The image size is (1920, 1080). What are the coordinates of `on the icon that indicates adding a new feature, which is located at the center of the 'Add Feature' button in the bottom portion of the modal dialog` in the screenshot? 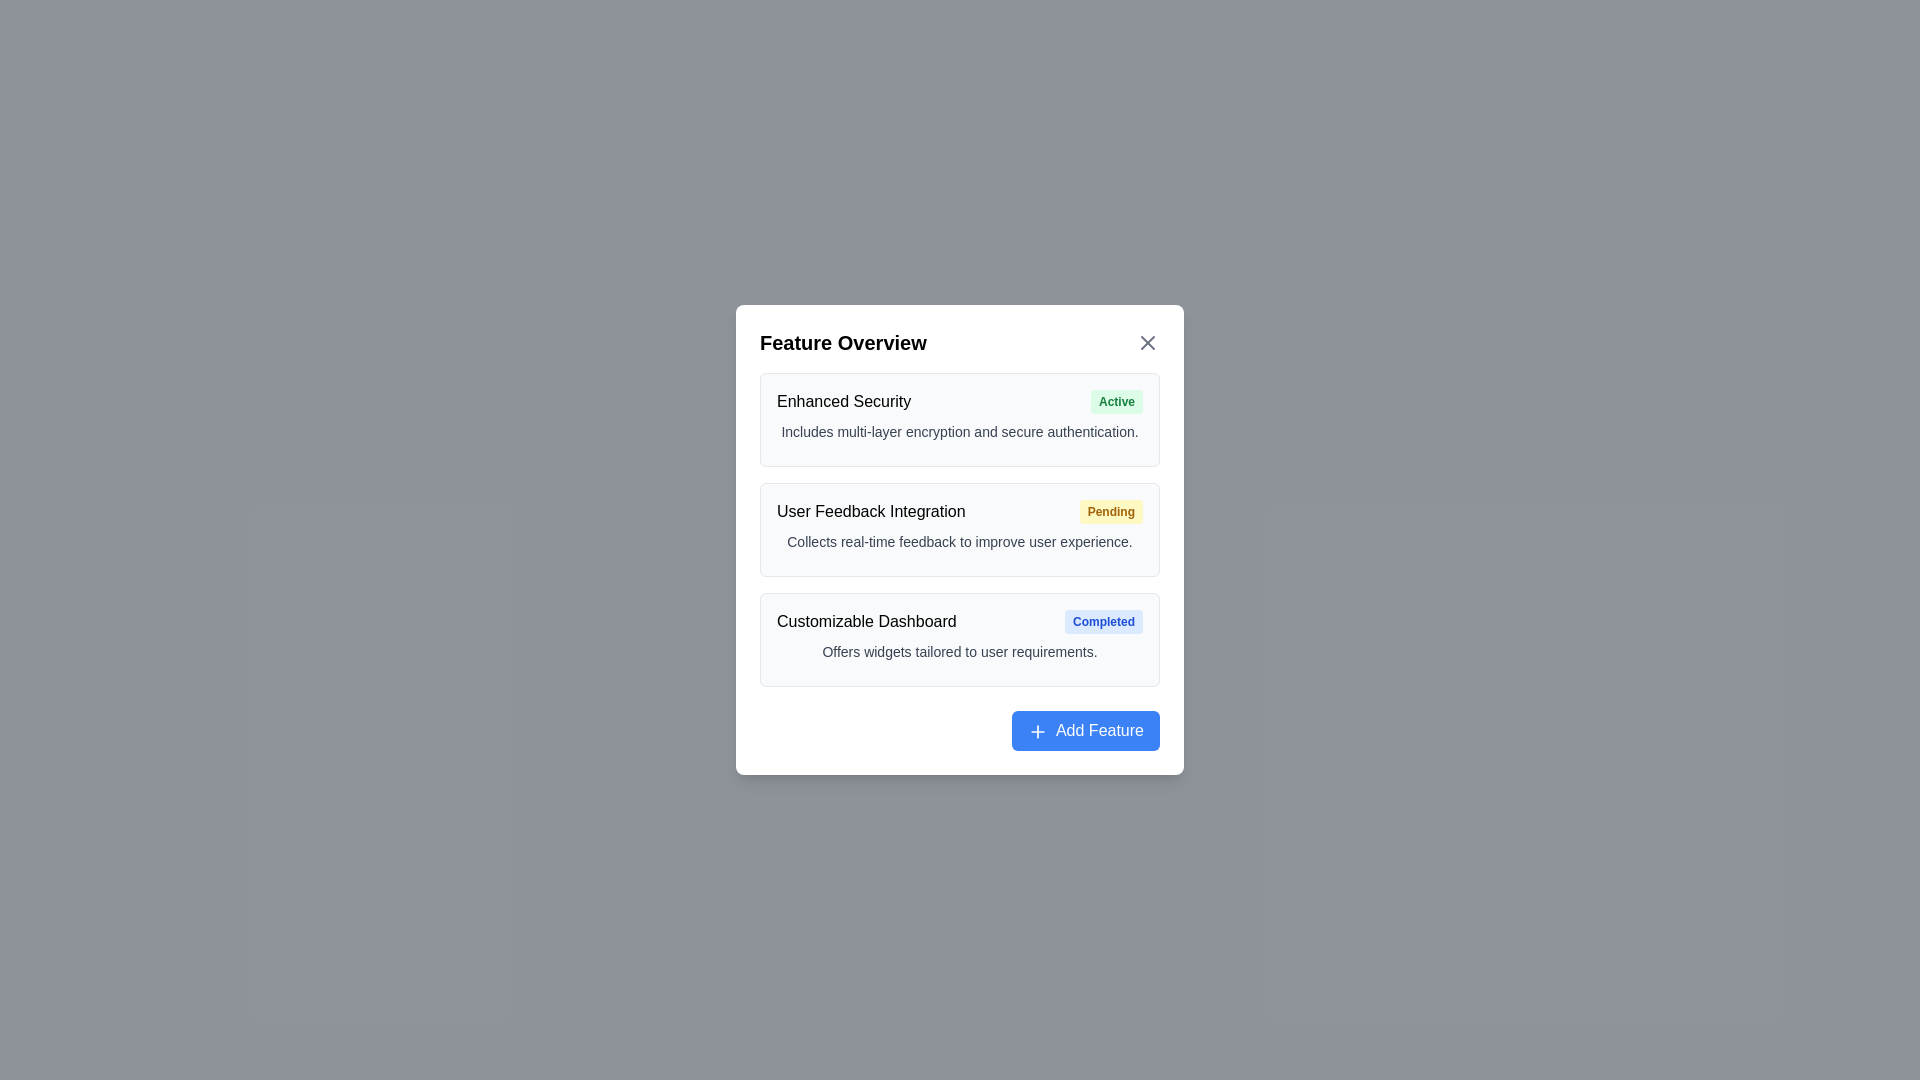 It's located at (1038, 731).